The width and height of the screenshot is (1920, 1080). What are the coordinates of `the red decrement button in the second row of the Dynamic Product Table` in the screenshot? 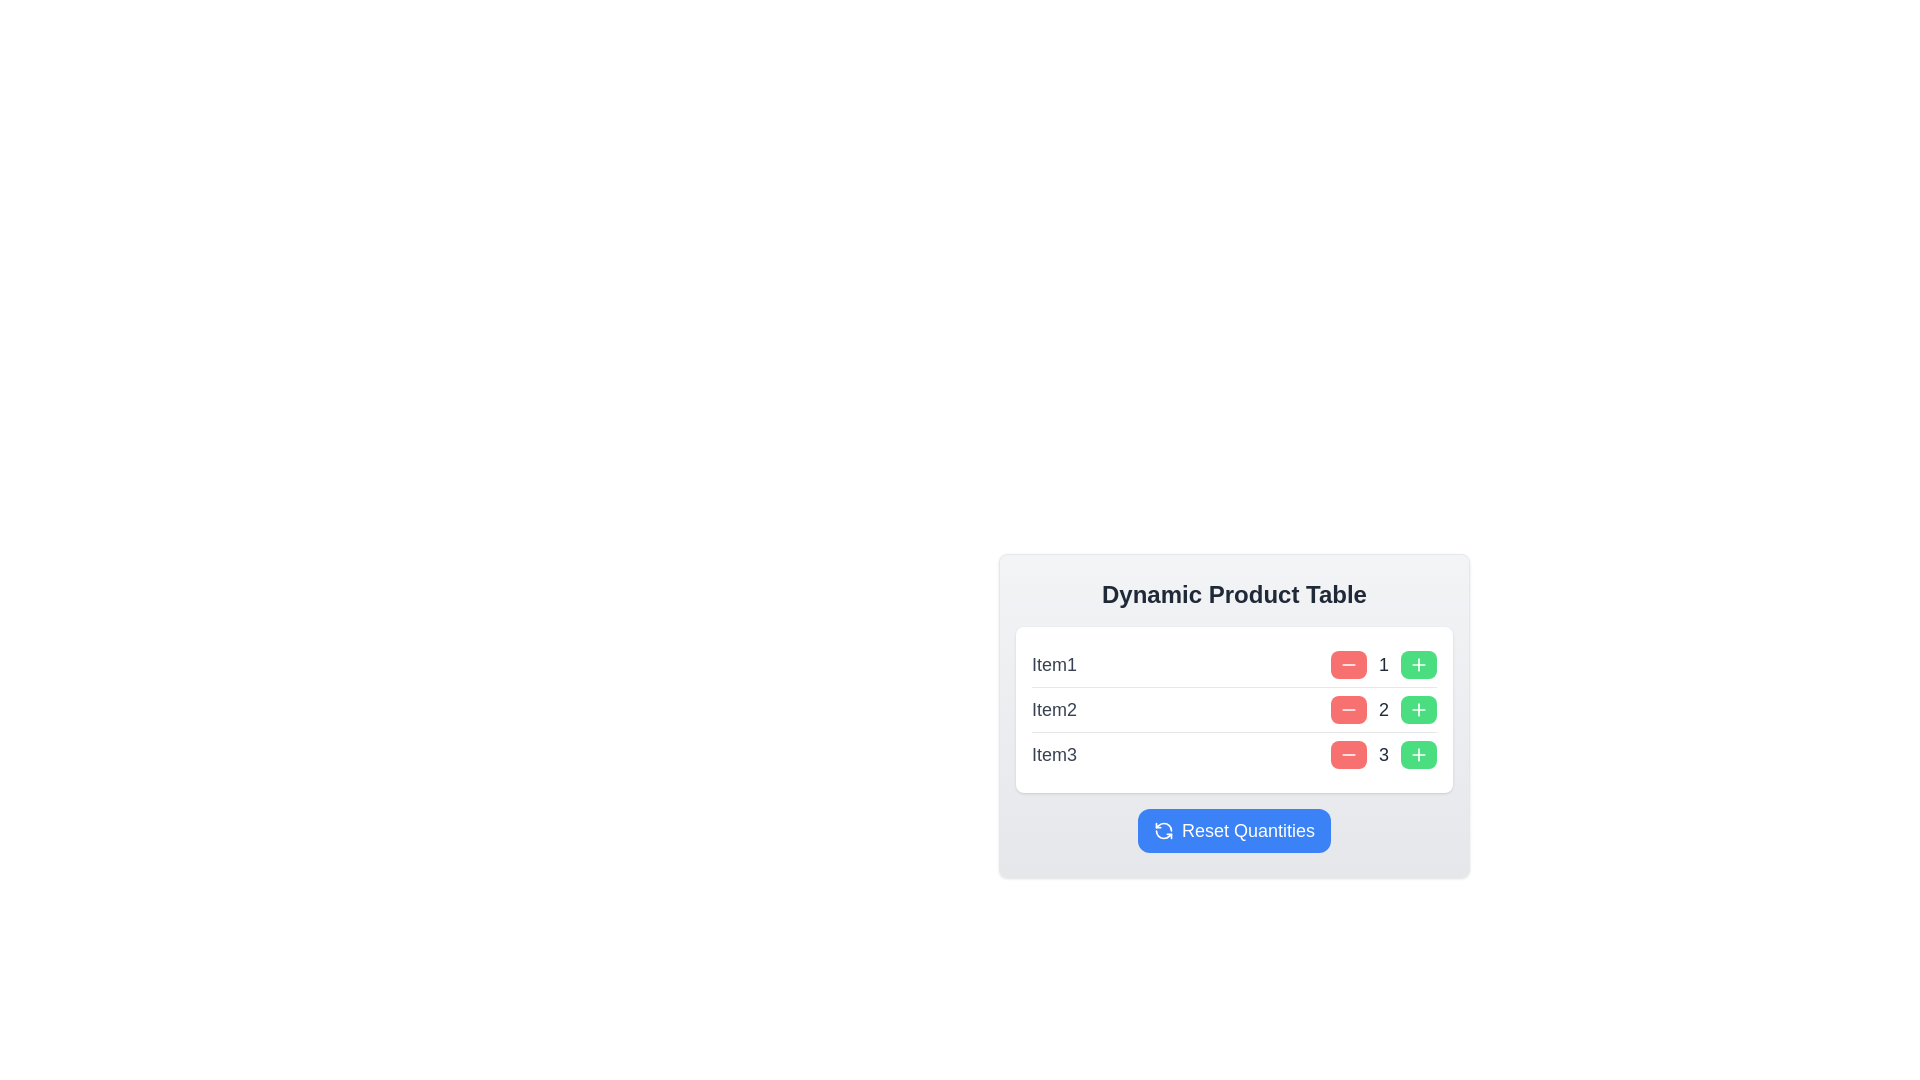 It's located at (1348, 708).